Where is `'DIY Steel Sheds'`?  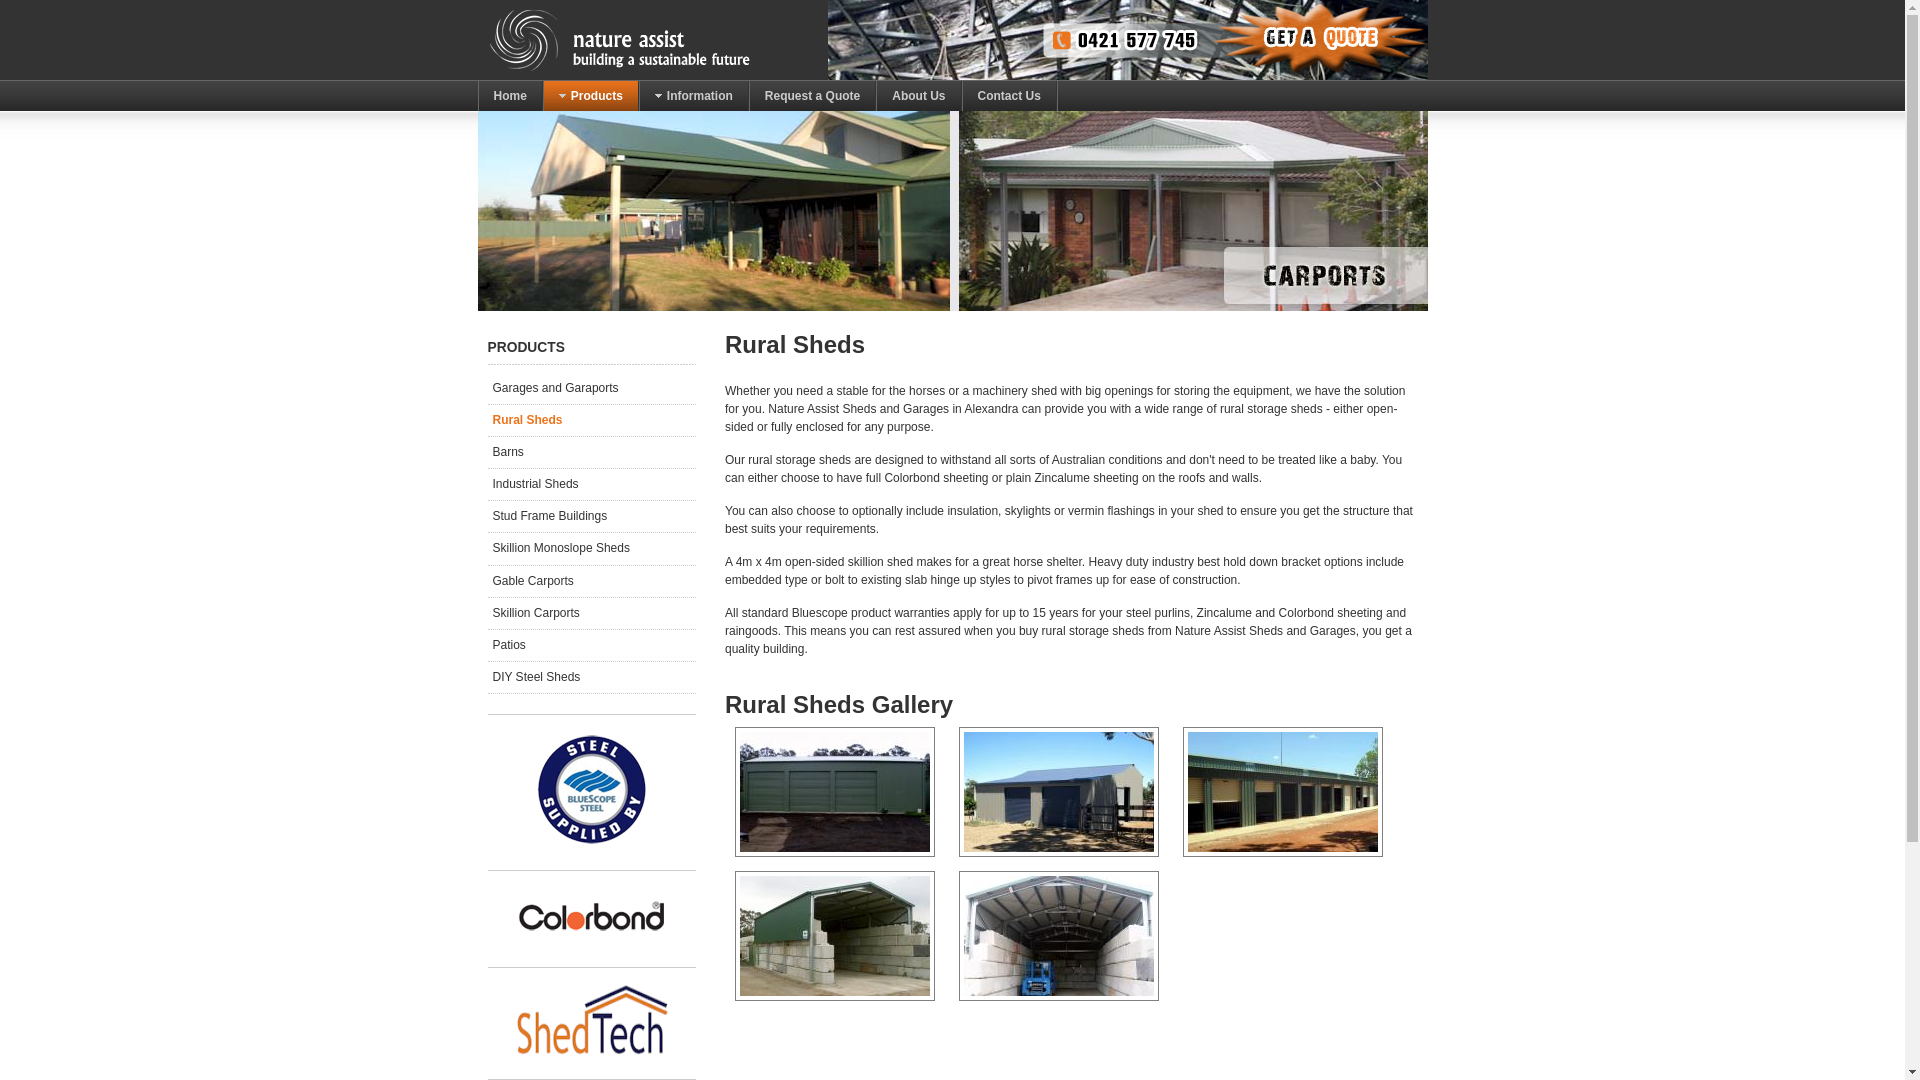 'DIY Steel Sheds' is located at coordinates (590, 676).